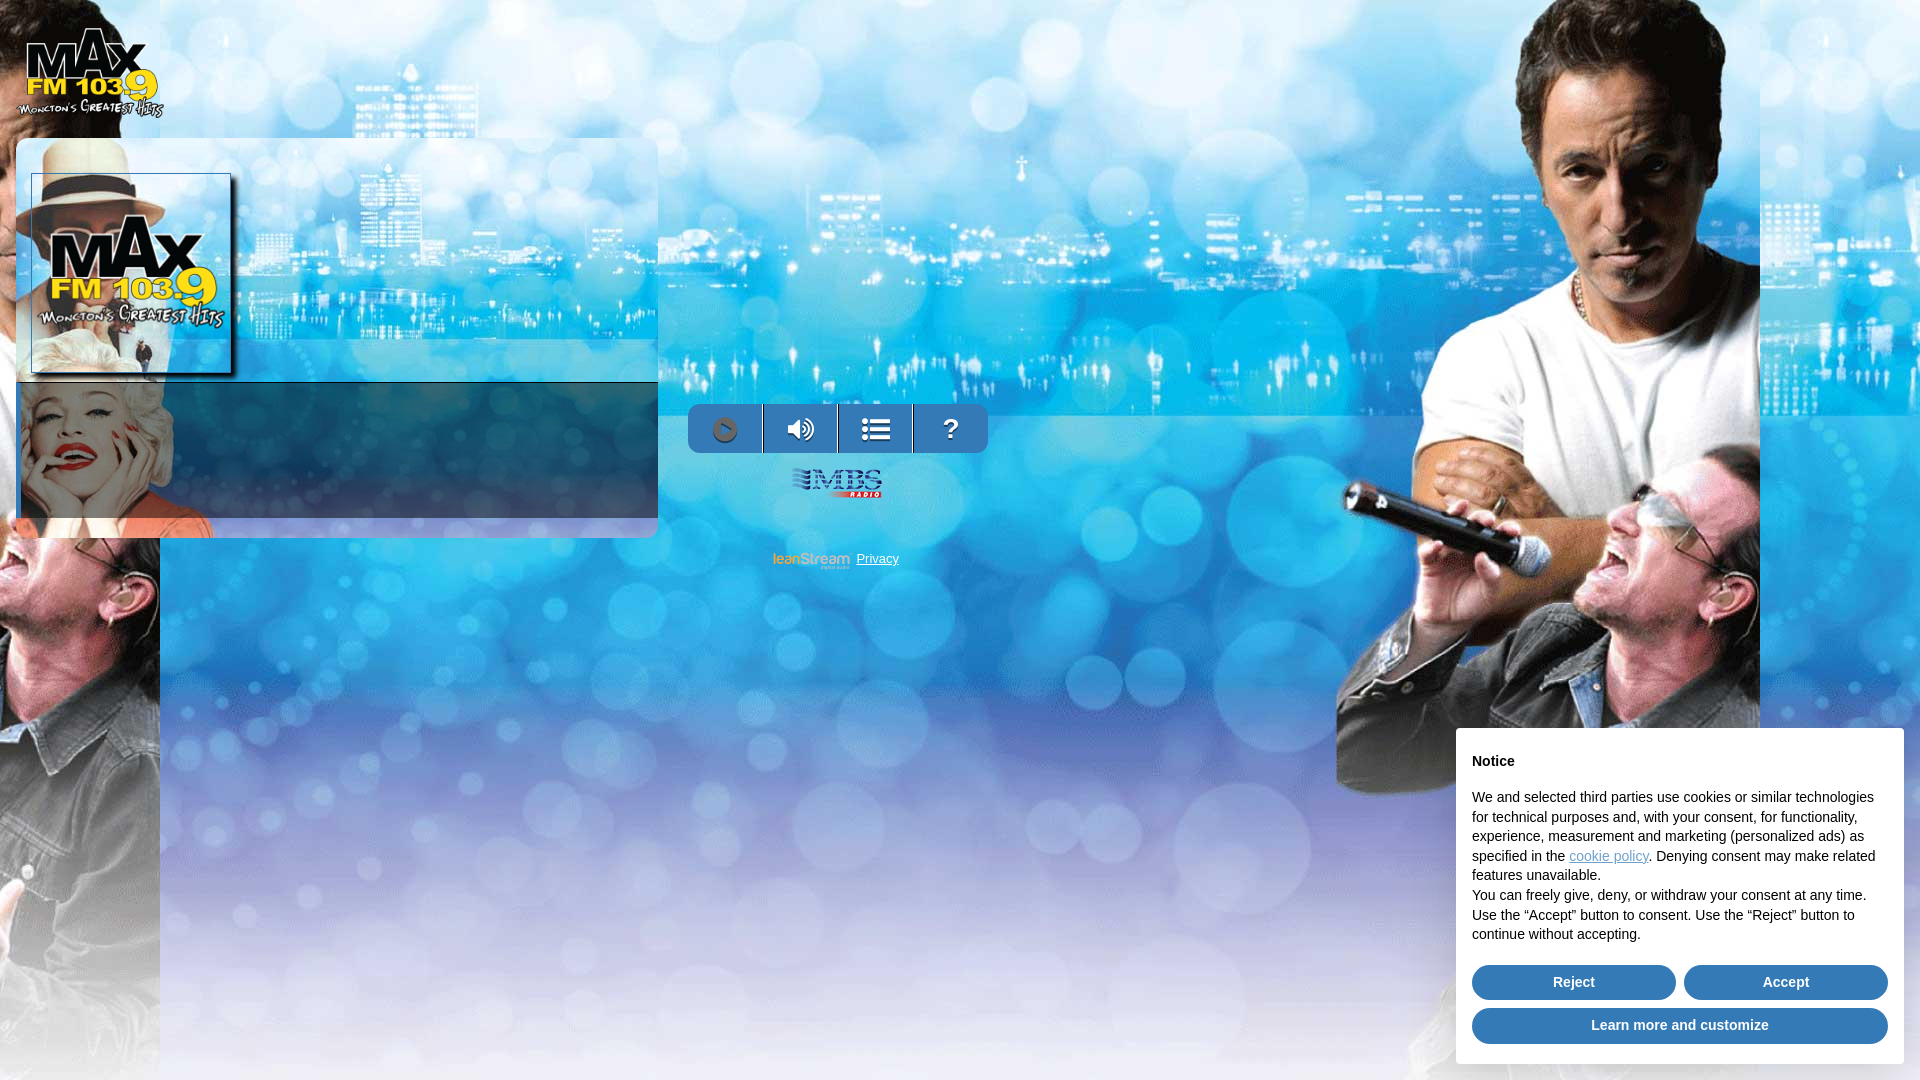  What do you see at coordinates (877, 559) in the screenshot?
I see `'Privacy'` at bounding box center [877, 559].